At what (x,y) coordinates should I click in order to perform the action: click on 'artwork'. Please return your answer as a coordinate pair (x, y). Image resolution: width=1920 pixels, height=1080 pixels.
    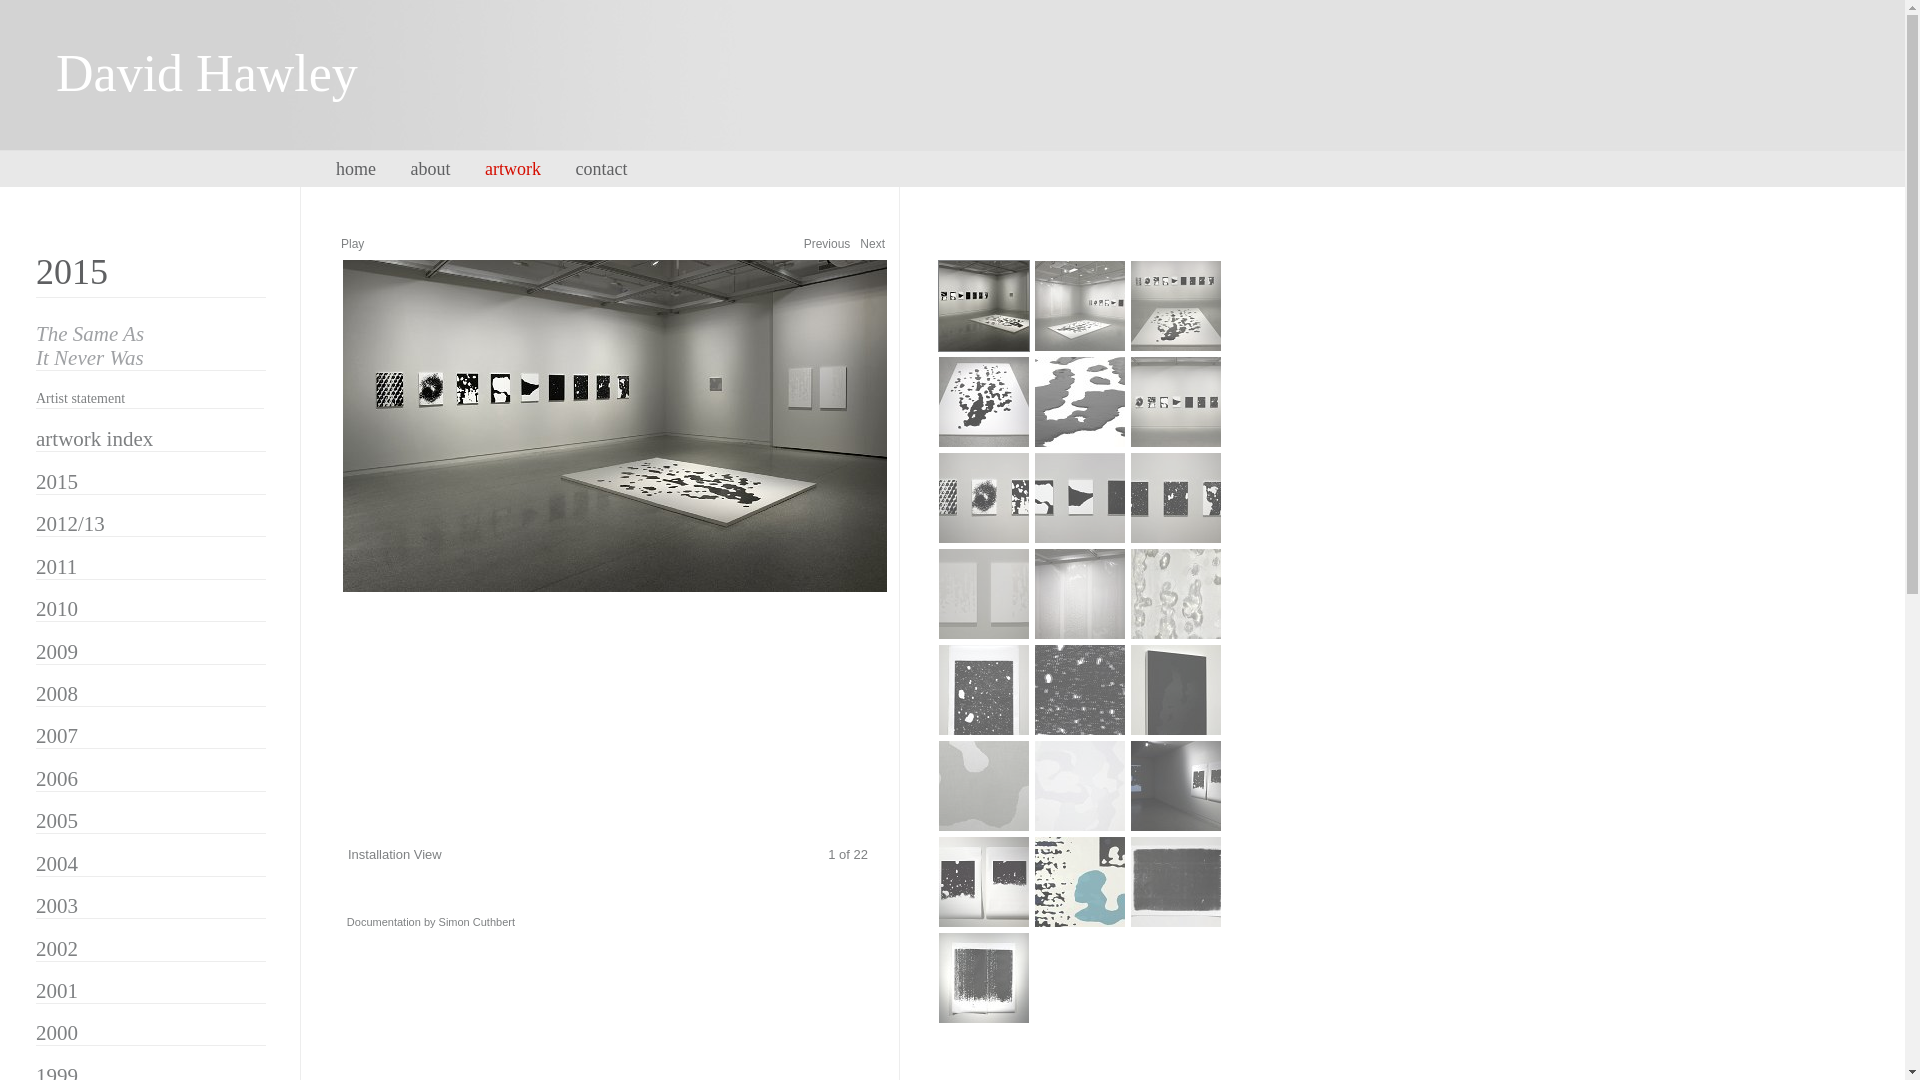
    Looking at the image, I should click on (484, 168).